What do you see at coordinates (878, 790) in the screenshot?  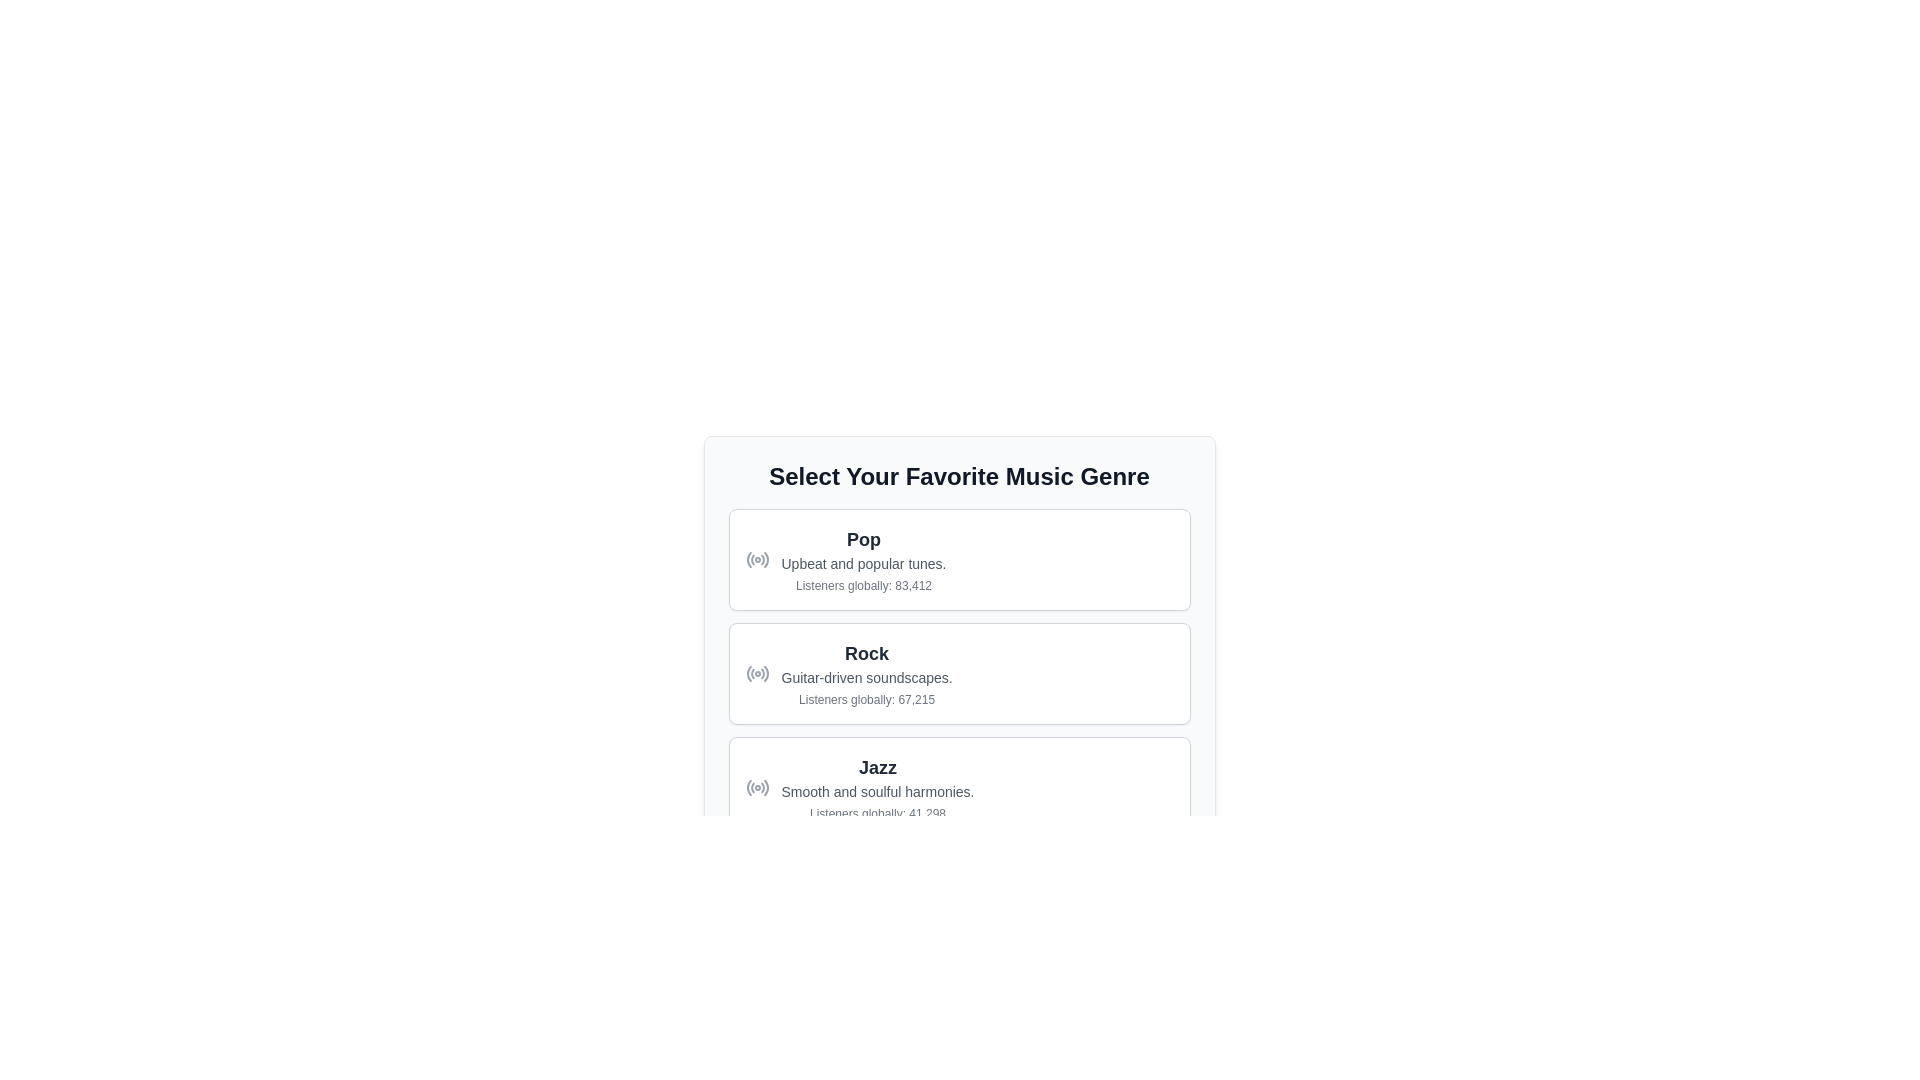 I see `the text label 'Smooth and soulful harmonies.' located under the title 'Jazz' in the music genre selection interface` at bounding box center [878, 790].